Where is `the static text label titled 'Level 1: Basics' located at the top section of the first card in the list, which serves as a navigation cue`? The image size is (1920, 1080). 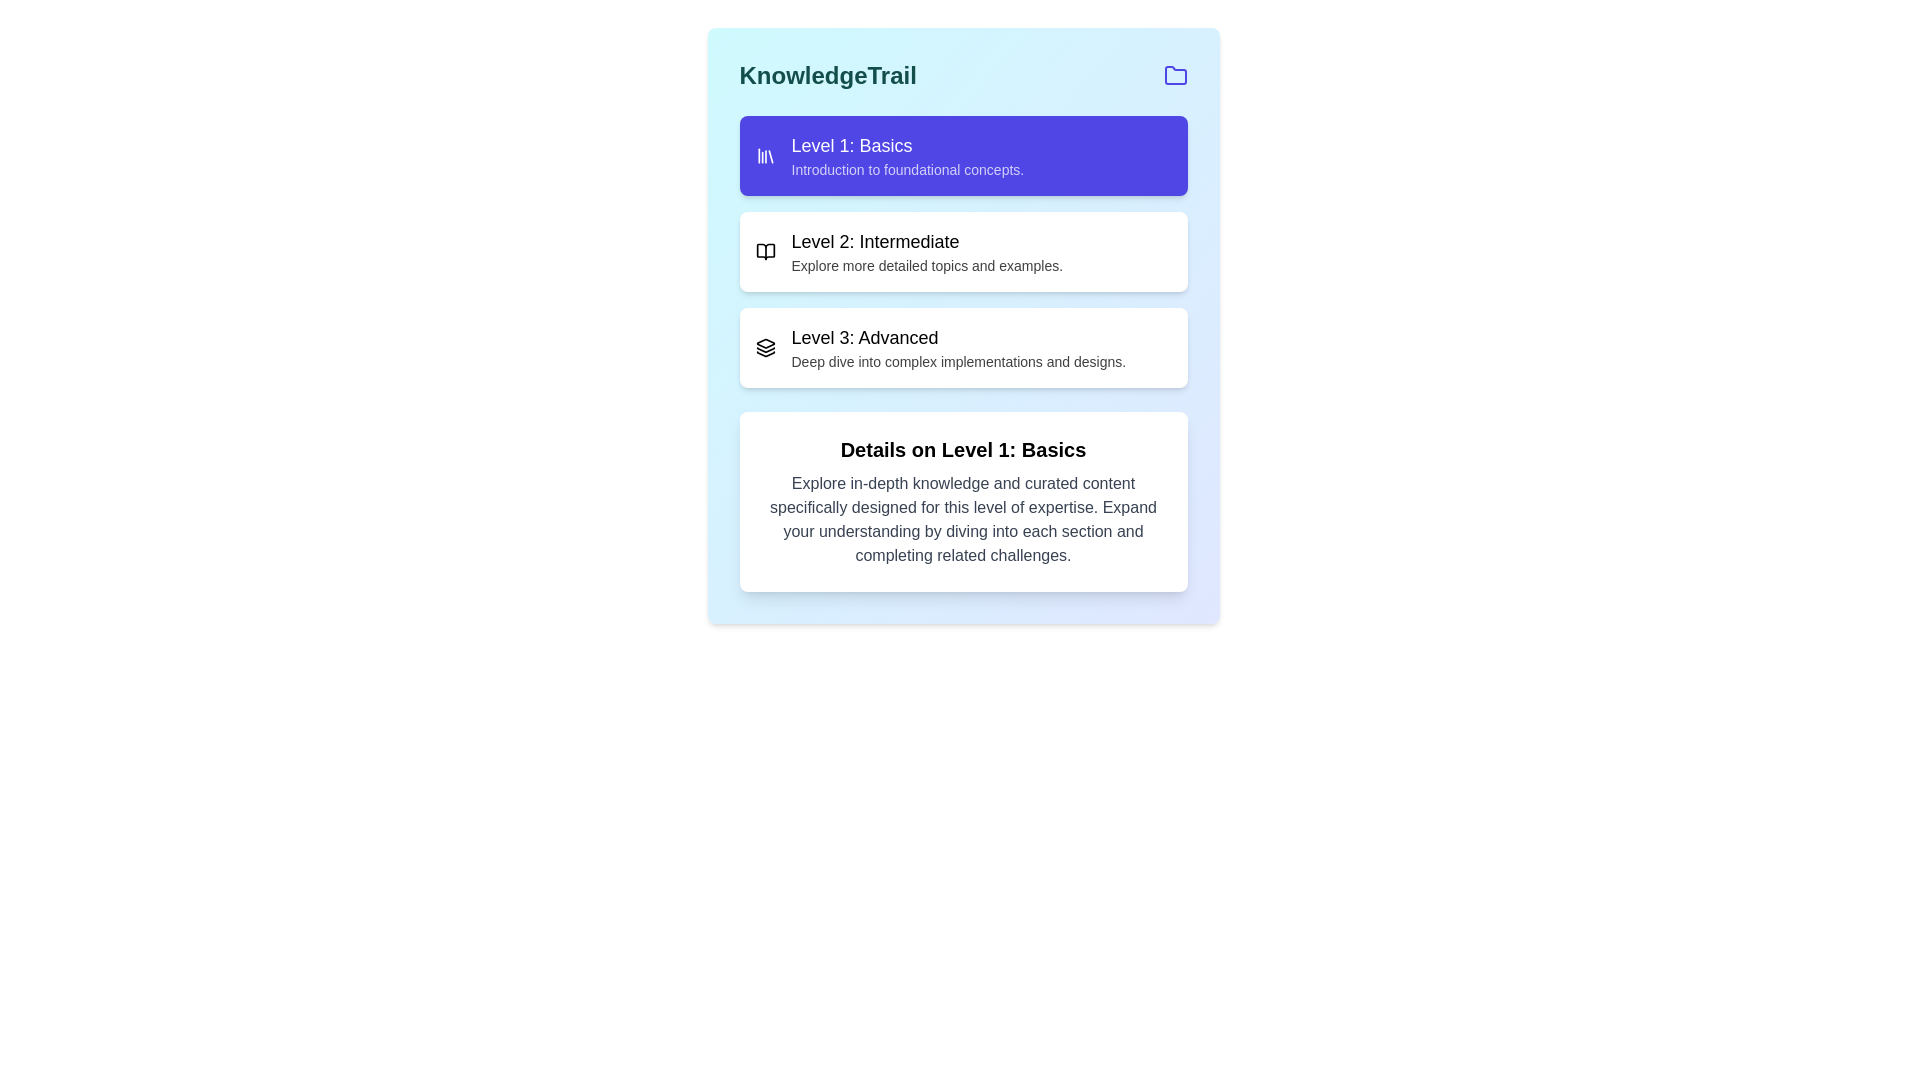 the static text label titled 'Level 1: Basics' located at the top section of the first card in the list, which serves as a navigation cue is located at coordinates (906, 145).